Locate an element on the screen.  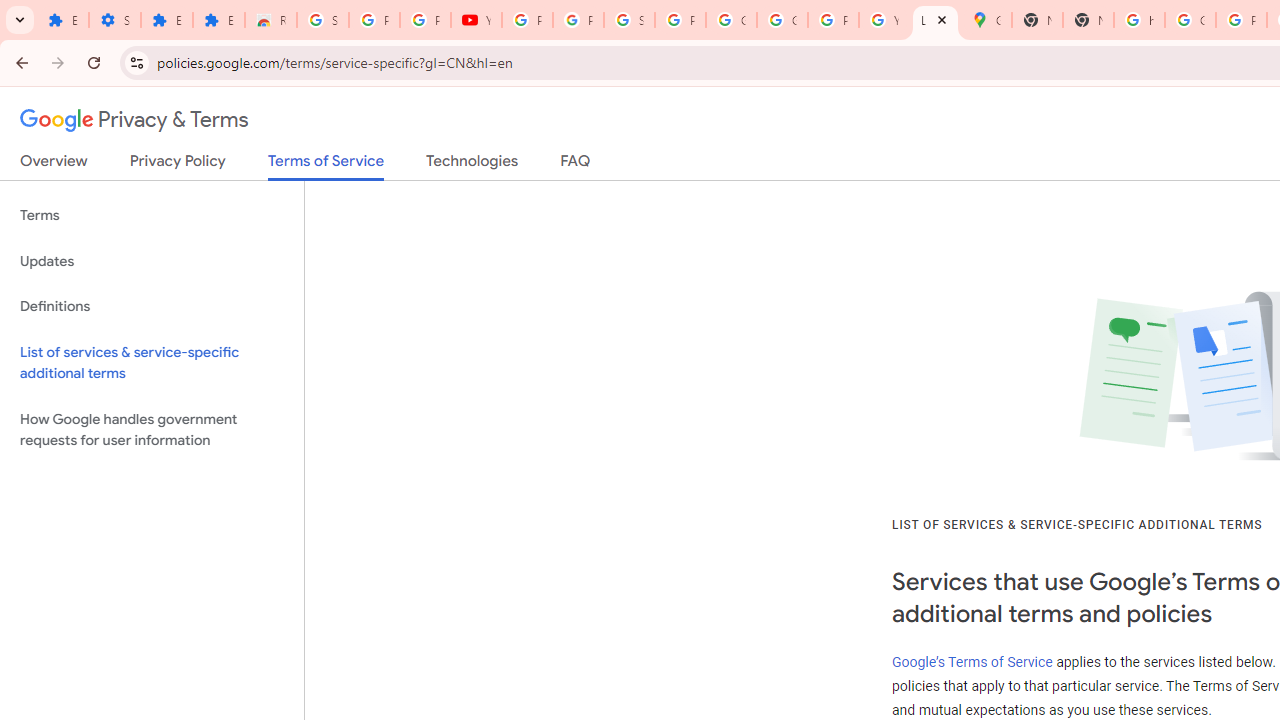
'Definitions' is located at coordinates (151, 306).